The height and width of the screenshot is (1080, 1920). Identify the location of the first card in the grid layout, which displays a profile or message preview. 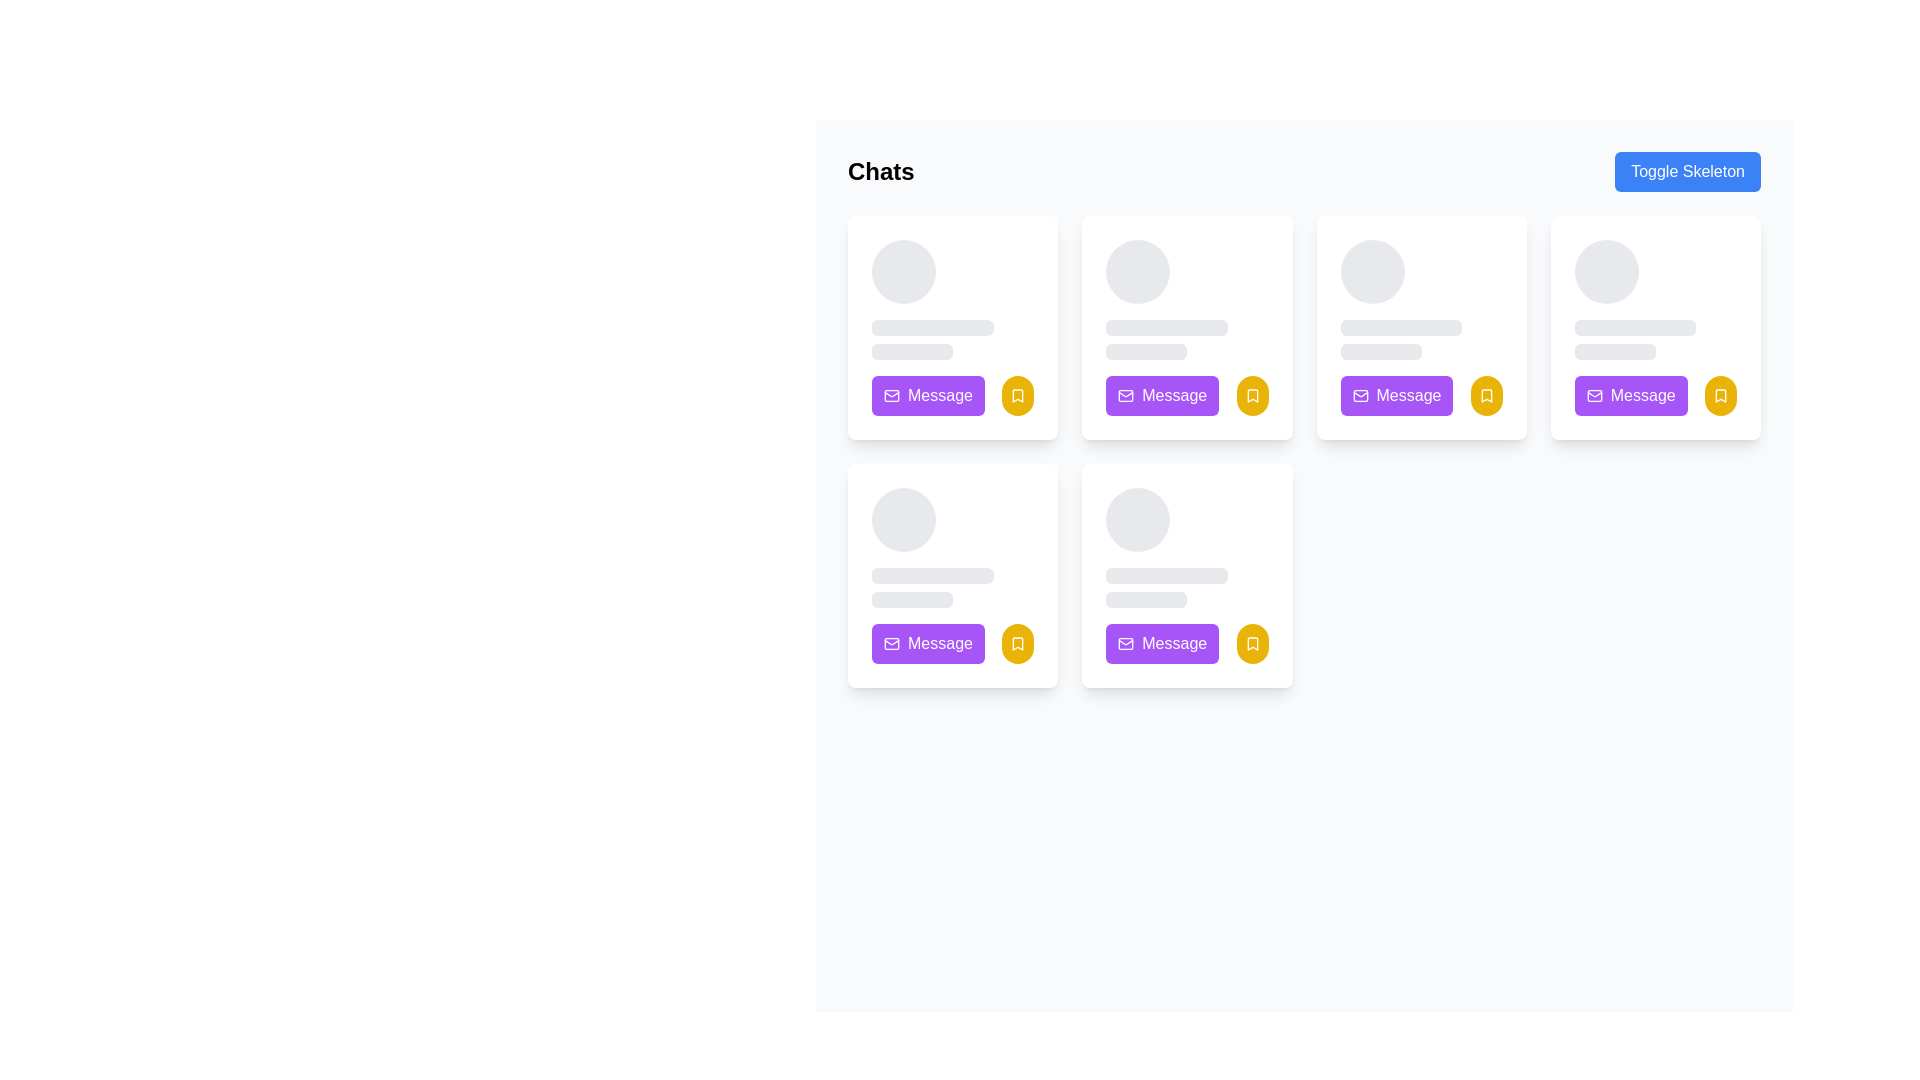
(952, 326).